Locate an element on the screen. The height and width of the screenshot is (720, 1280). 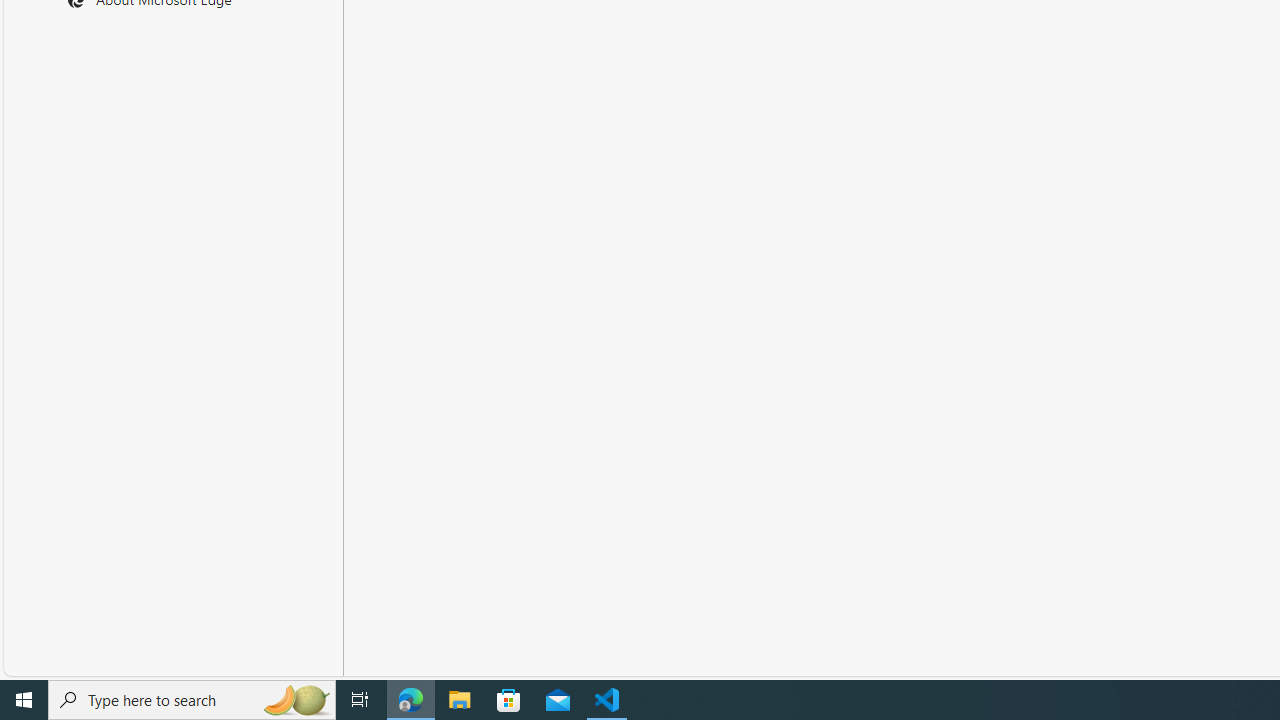
'Microsoft Edge - 1 running window' is located at coordinates (410, 698).